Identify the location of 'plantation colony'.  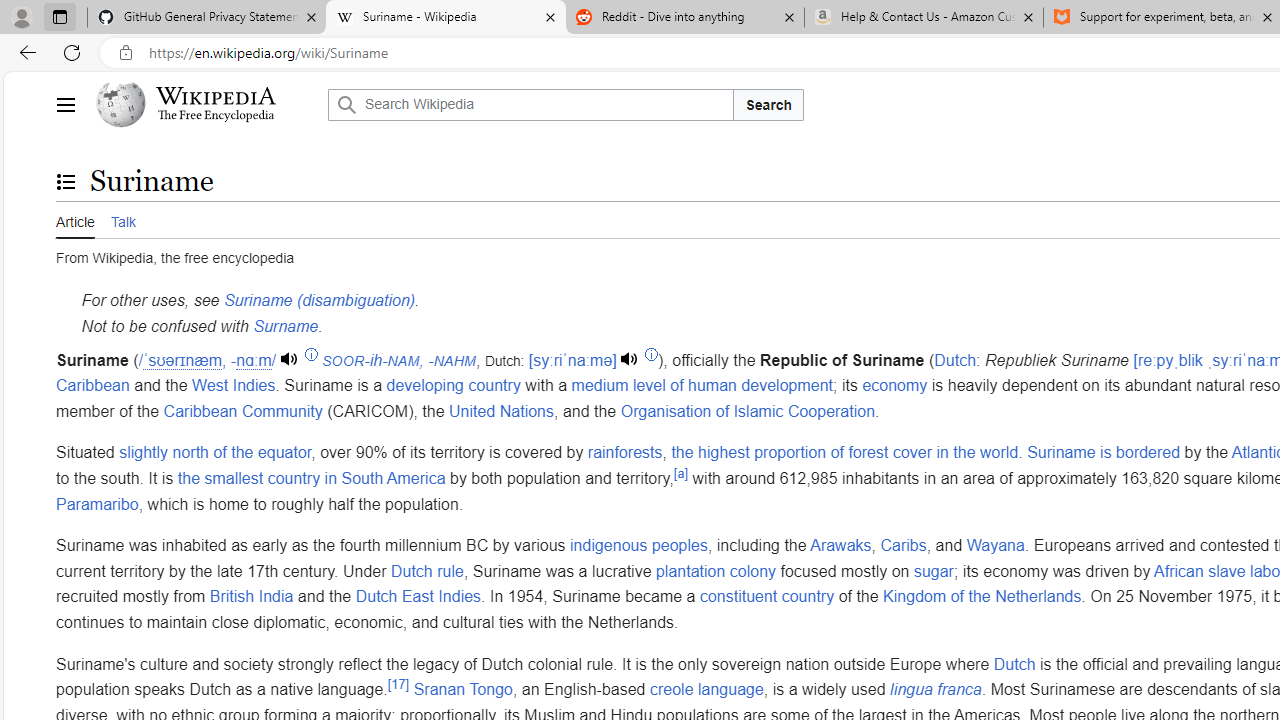
(716, 571).